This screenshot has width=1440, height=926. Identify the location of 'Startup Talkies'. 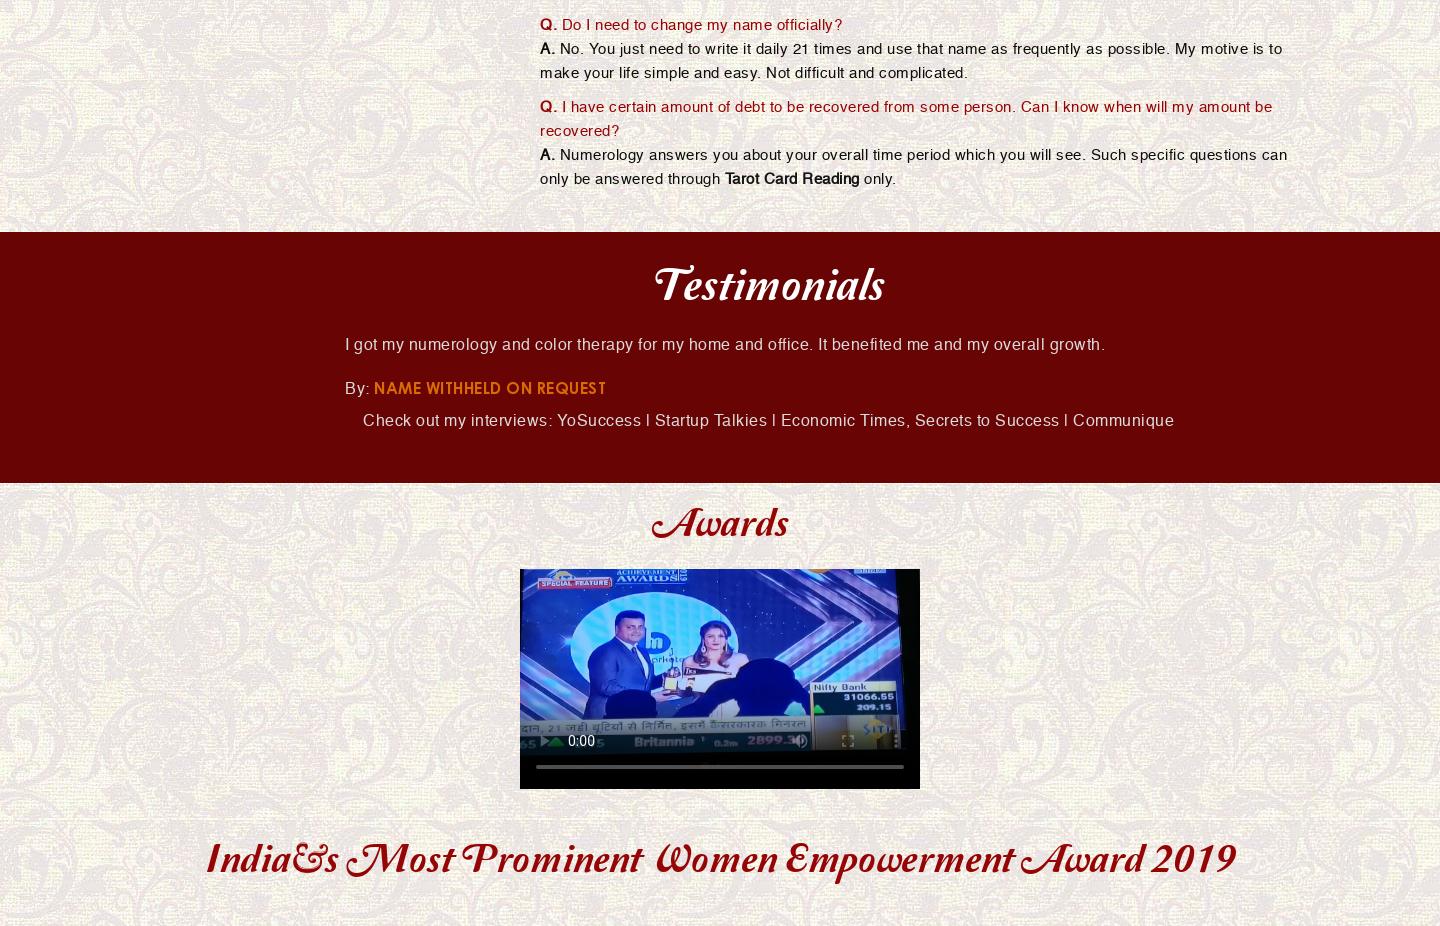
(653, 420).